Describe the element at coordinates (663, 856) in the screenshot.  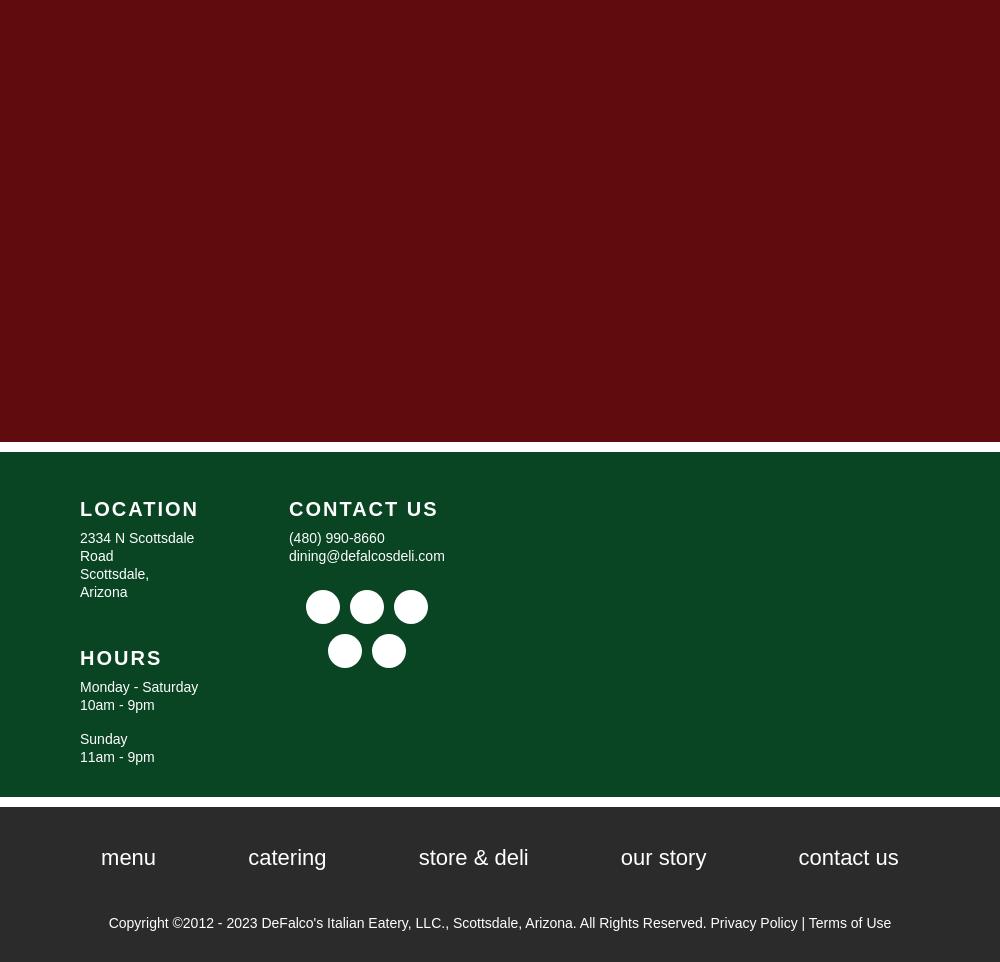
I see `'Our Story'` at that location.